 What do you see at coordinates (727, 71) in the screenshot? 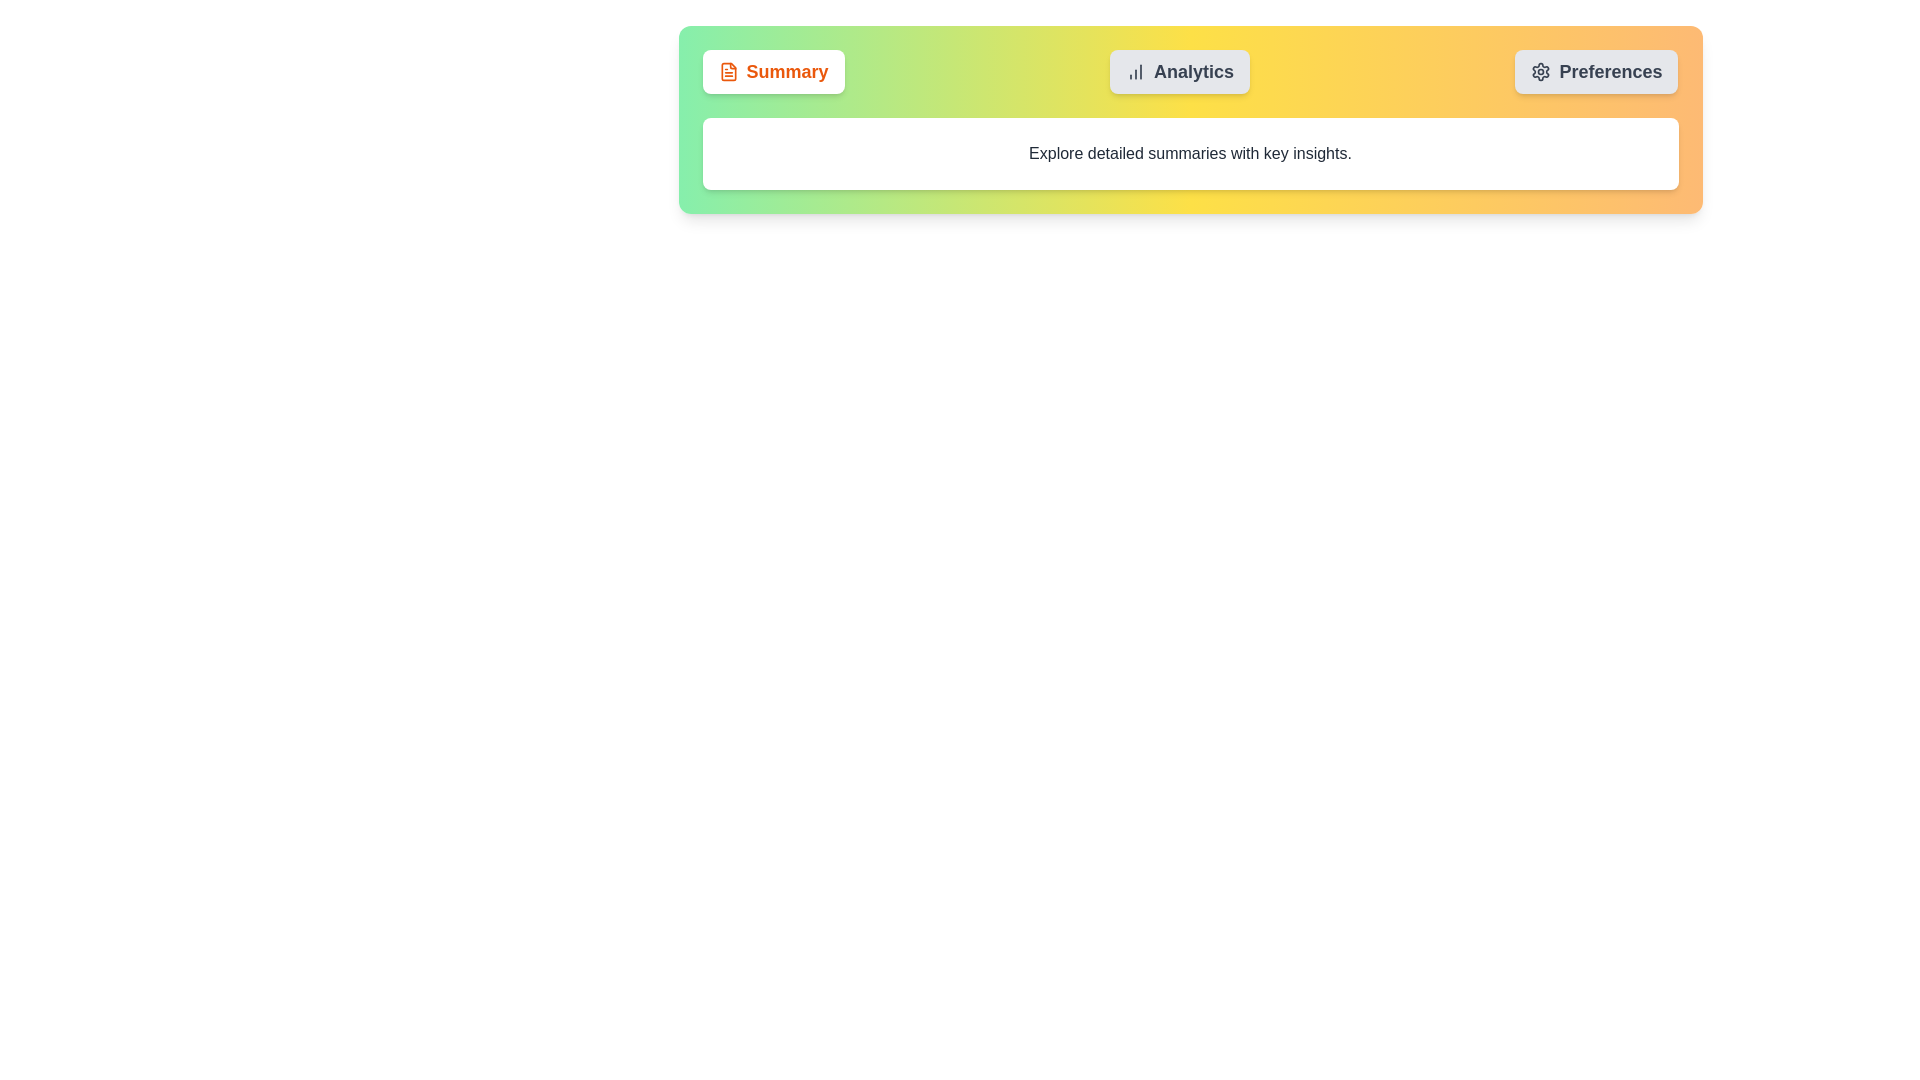
I see `the small monochromatic document icon, which is styled with a thin stroke and indicates text or file content, located at the far-left side of the 'Summary' button` at bounding box center [727, 71].